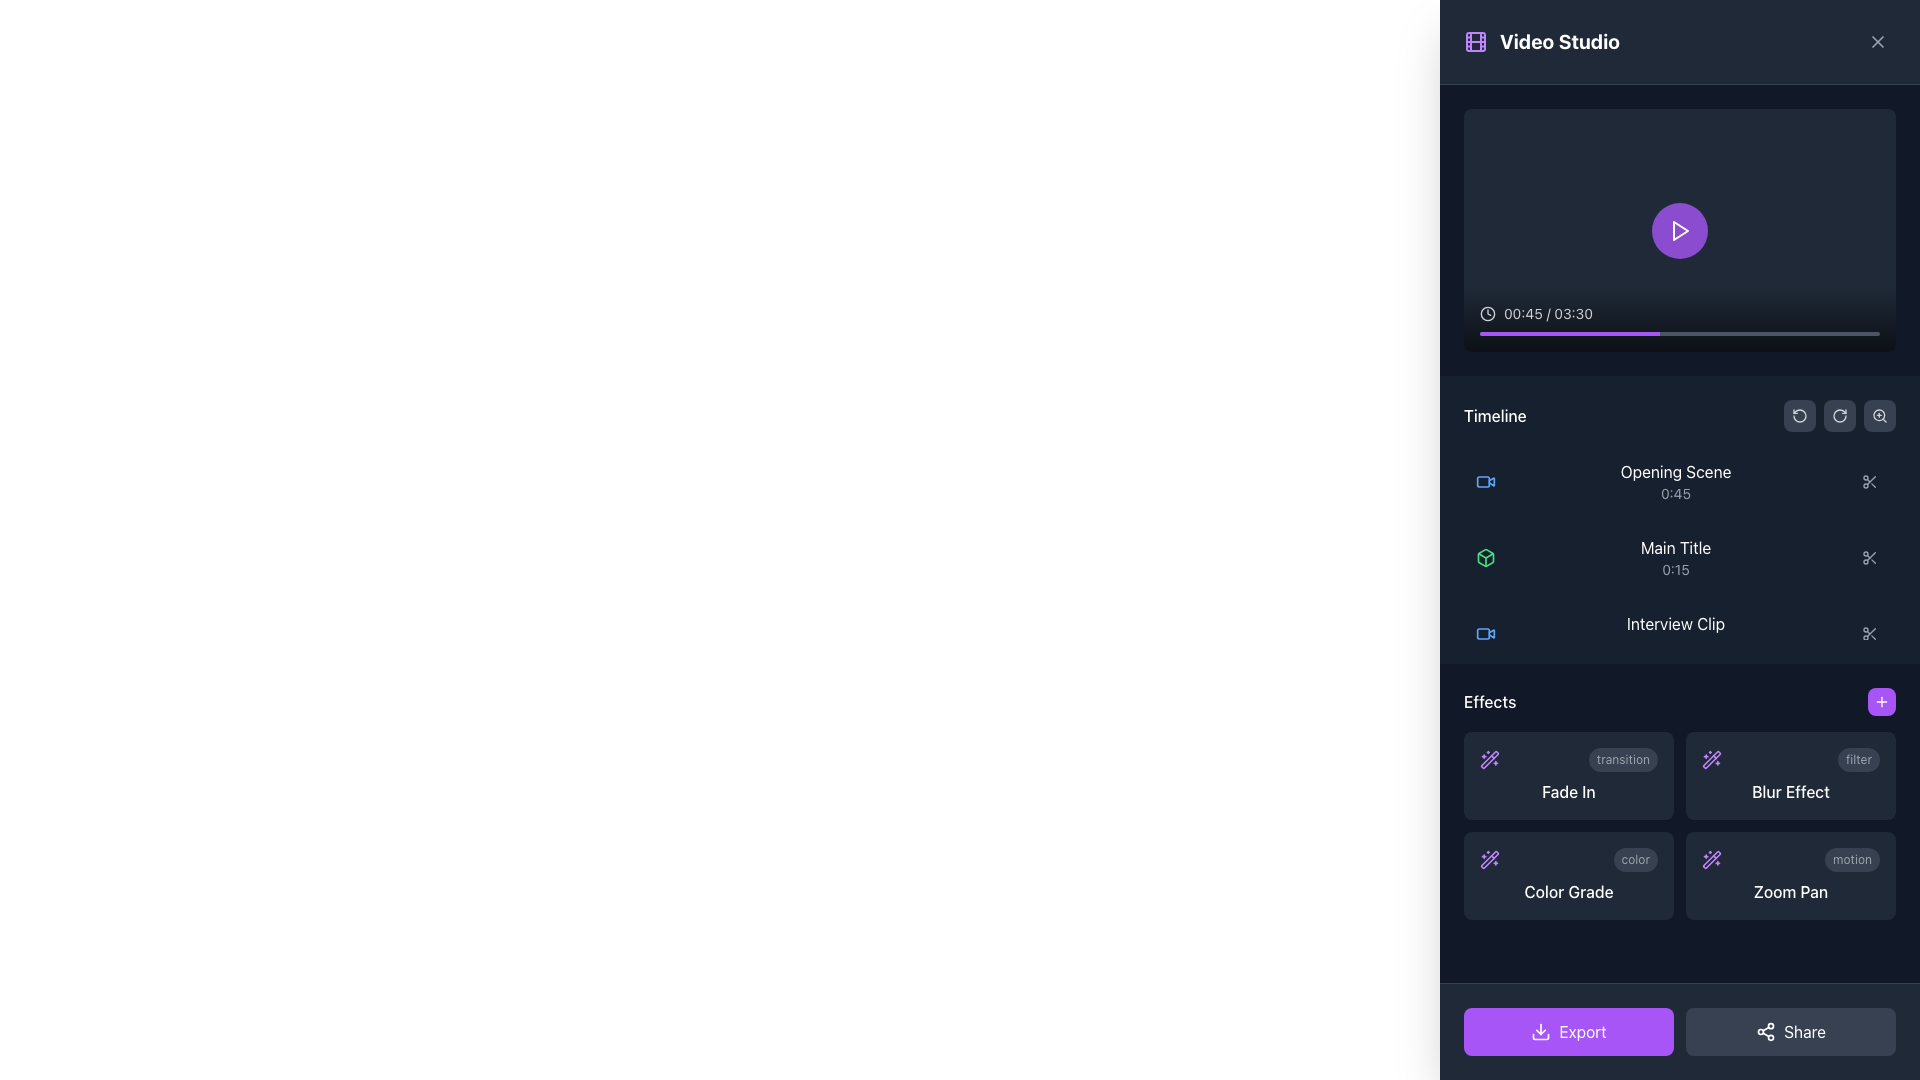  What do you see at coordinates (1869, 558) in the screenshot?
I see `the scissors icon button located in the 'Timeline' region` at bounding box center [1869, 558].